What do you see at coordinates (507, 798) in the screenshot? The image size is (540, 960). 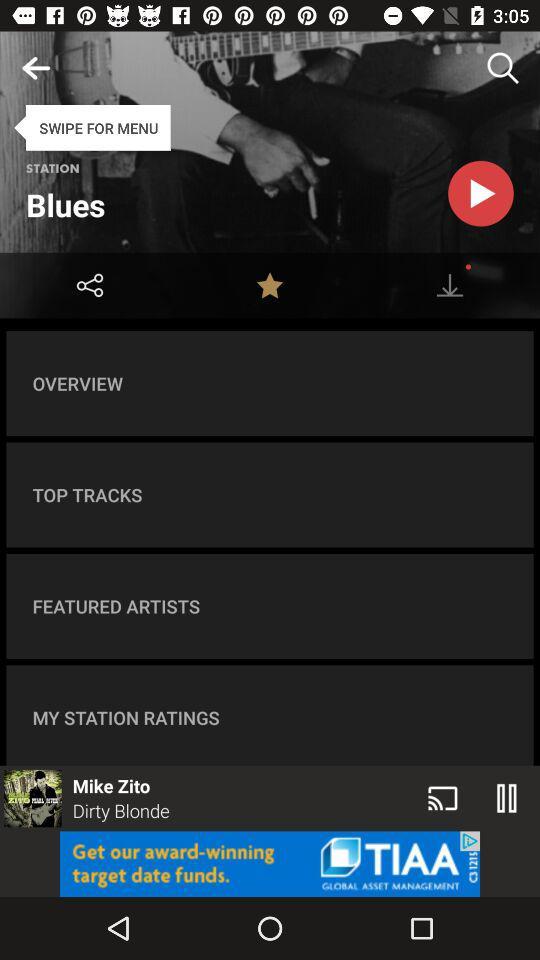 I see `the pause icon` at bounding box center [507, 798].